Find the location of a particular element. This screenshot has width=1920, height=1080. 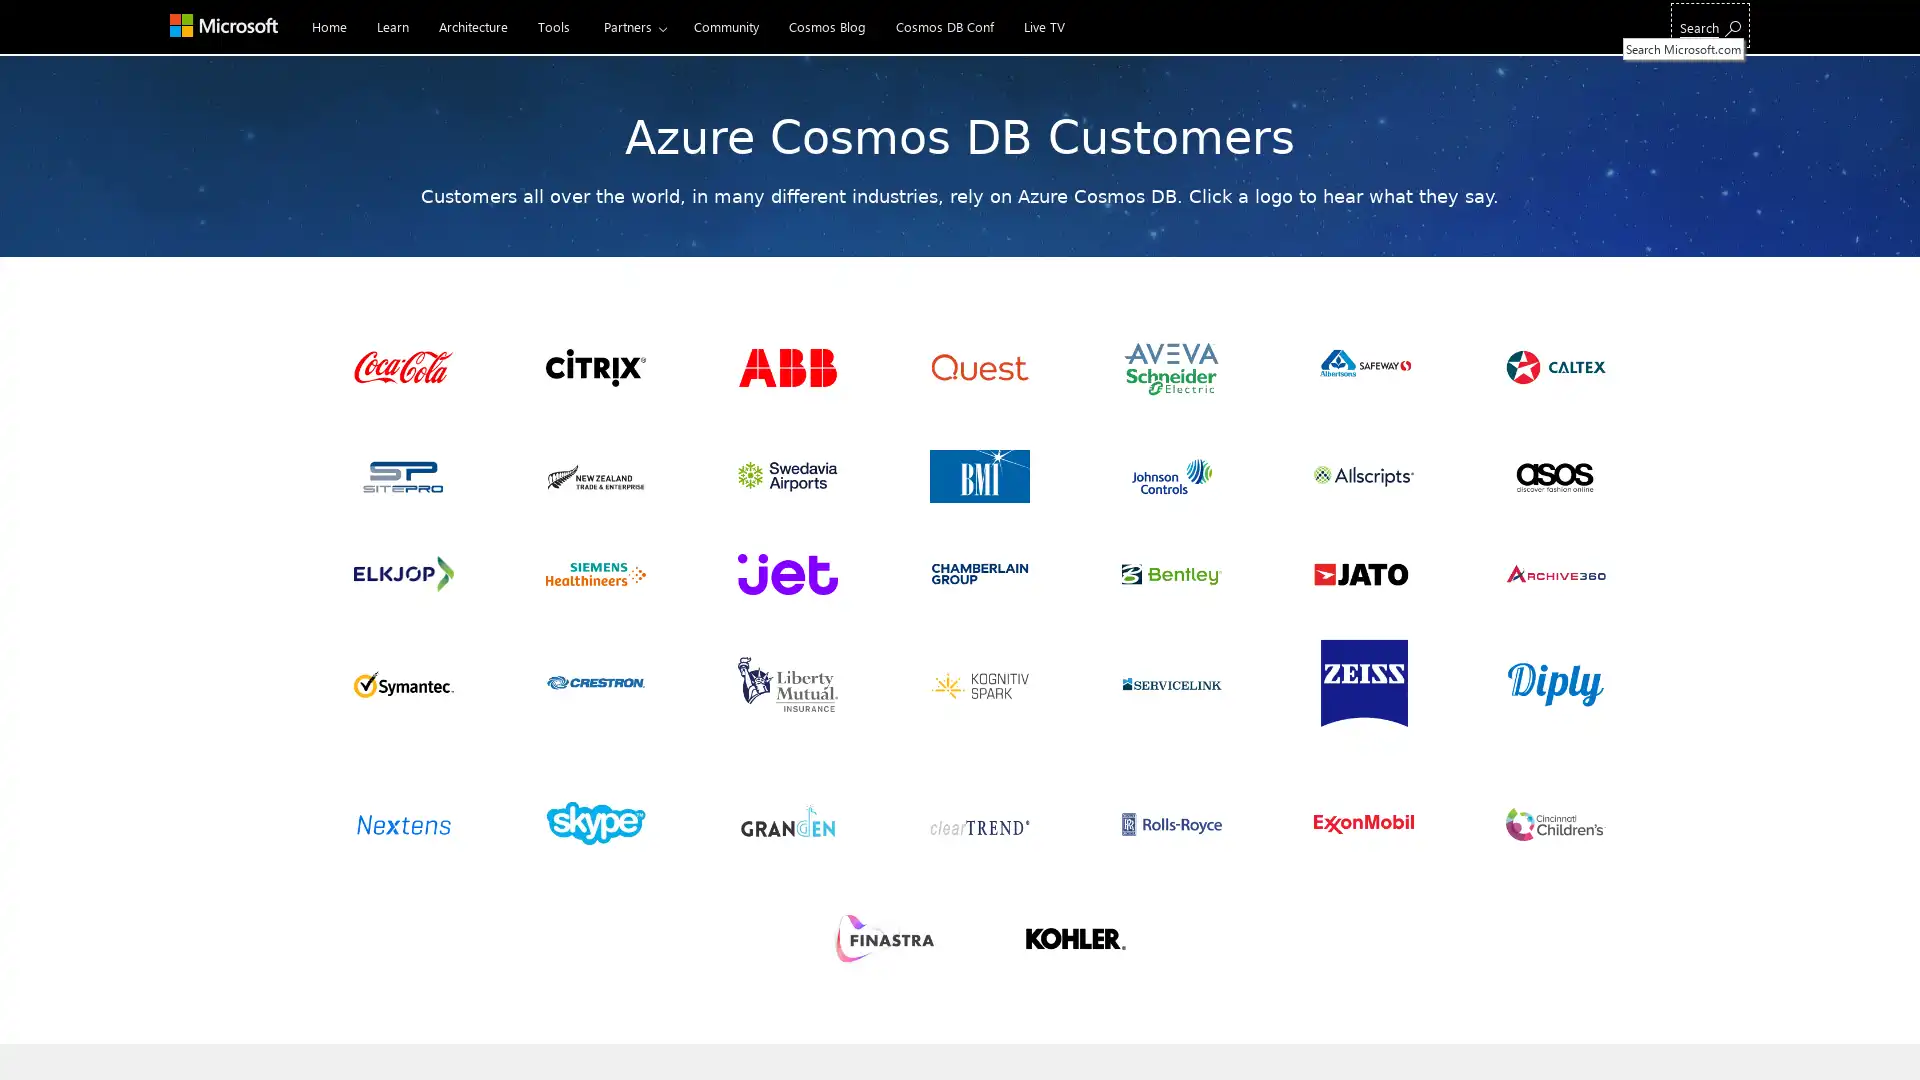

Partners is located at coordinates (633, 27).